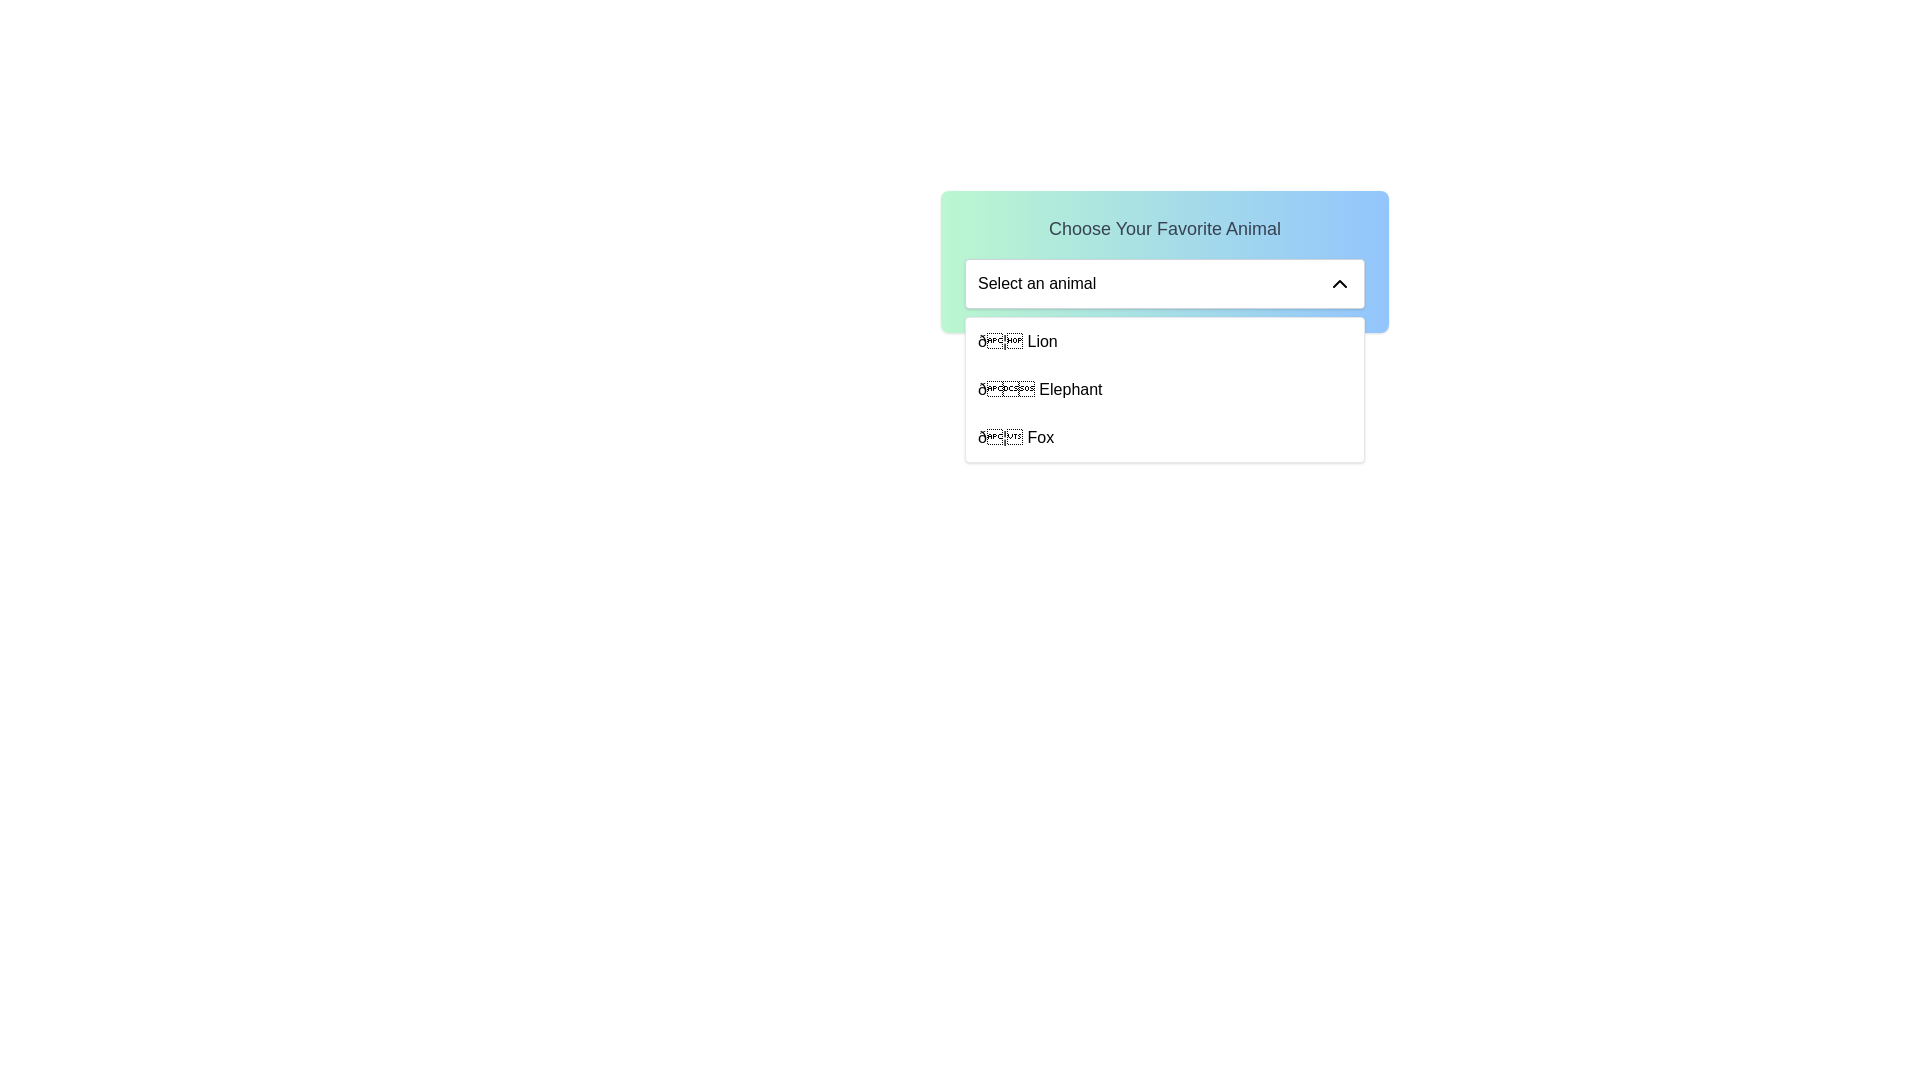 The image size is (1920, 1080). What do you see at coordinates (1017, 341) in the screenshot?
I see `the first item in the dropdown menu that displays a lion emoji followed by the word 'Lion'` at bounding box center [1017, 341].